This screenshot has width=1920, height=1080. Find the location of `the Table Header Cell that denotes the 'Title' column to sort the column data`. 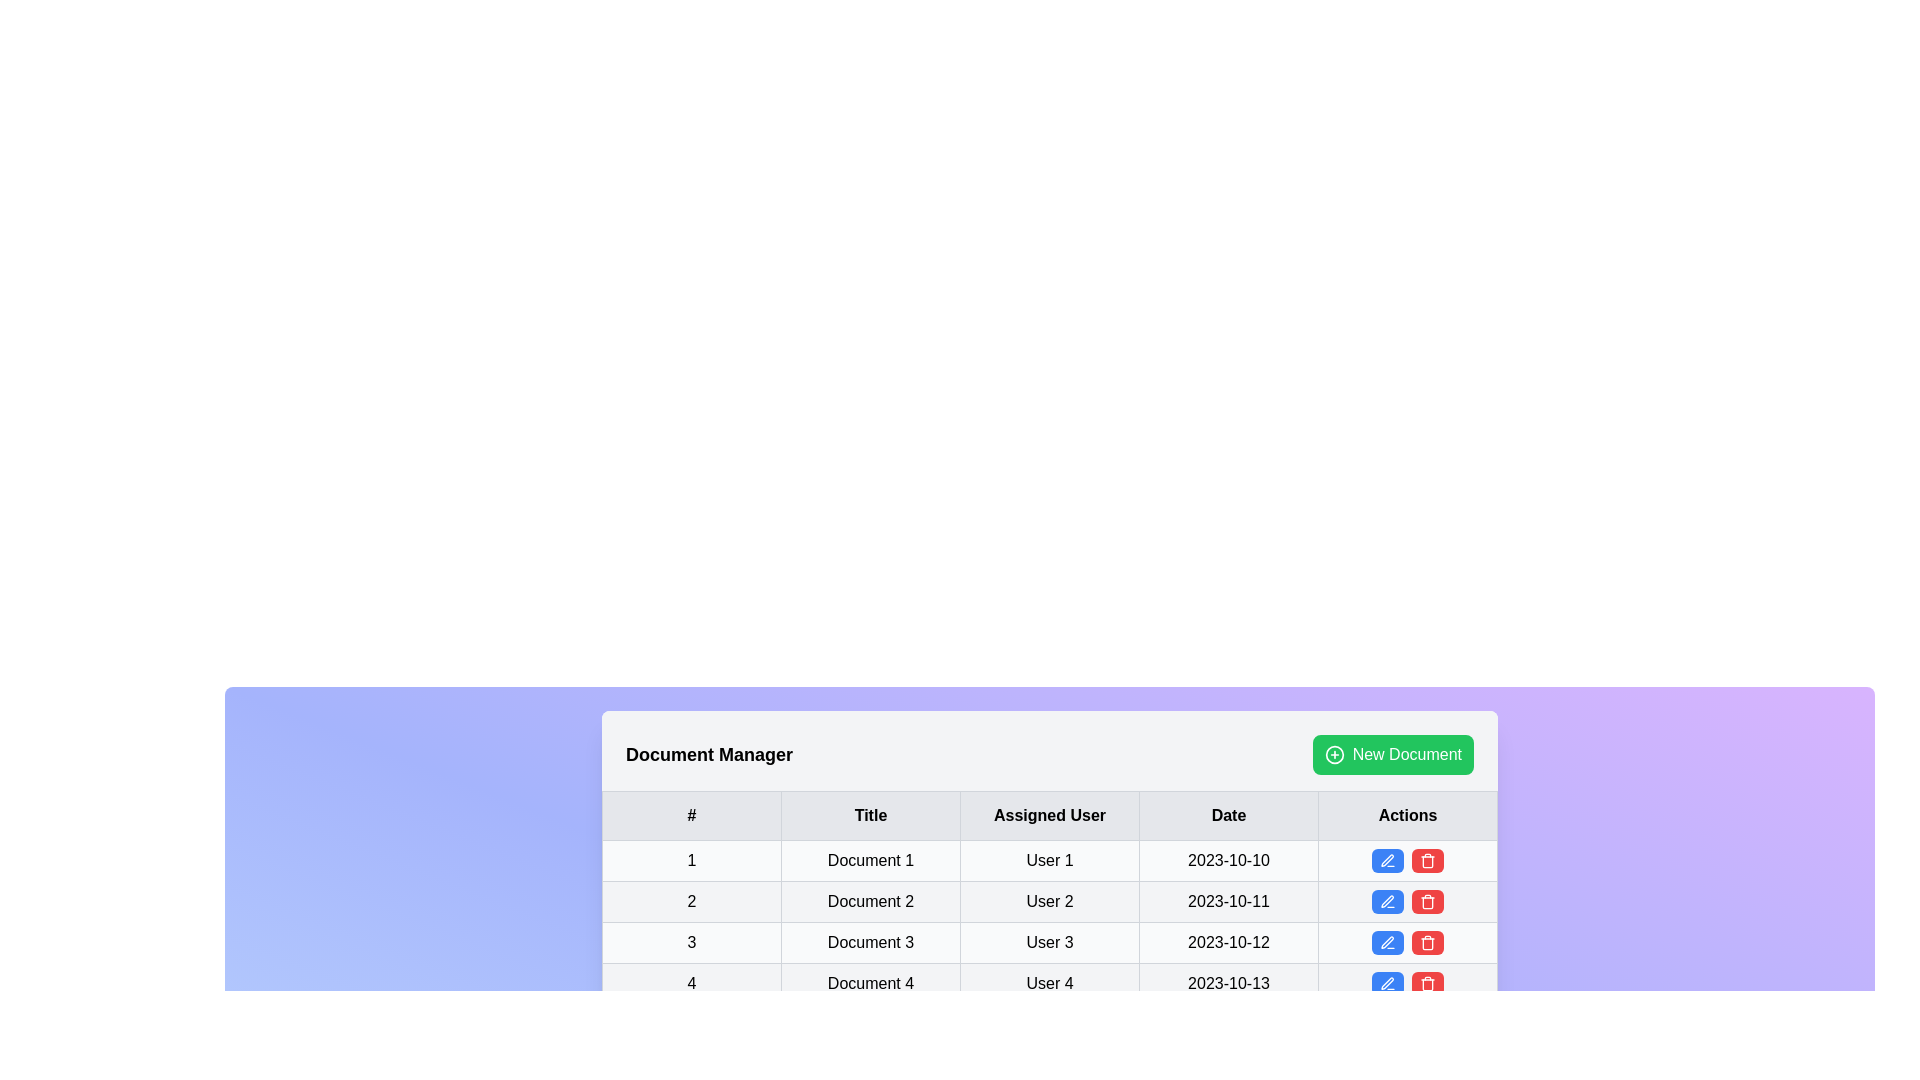

the Table Header Cell that denotes the 'Title' column to sort the column data is located at coordinates (870, 816).